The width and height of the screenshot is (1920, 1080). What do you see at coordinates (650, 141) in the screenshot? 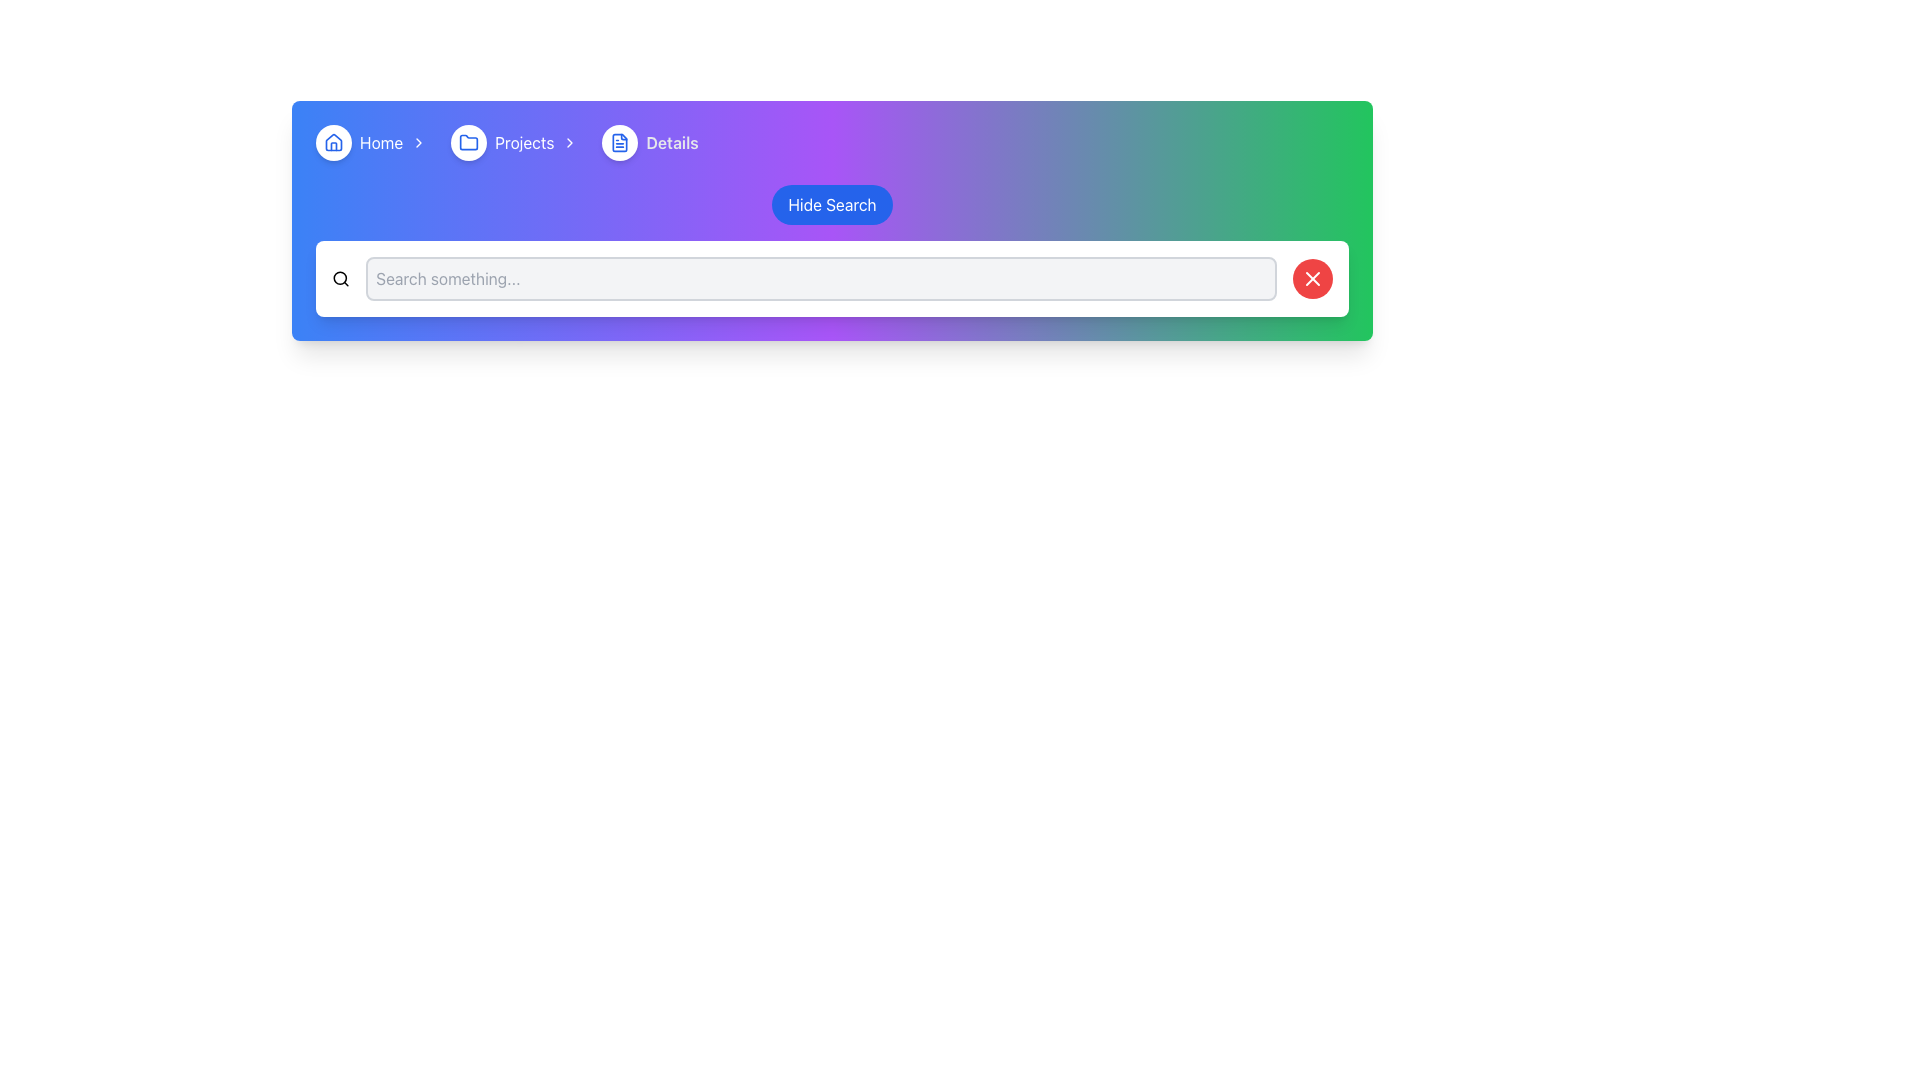
I see `the 'Details' text in the Breadcrumb Link Section` at bounding box center [650, 141].